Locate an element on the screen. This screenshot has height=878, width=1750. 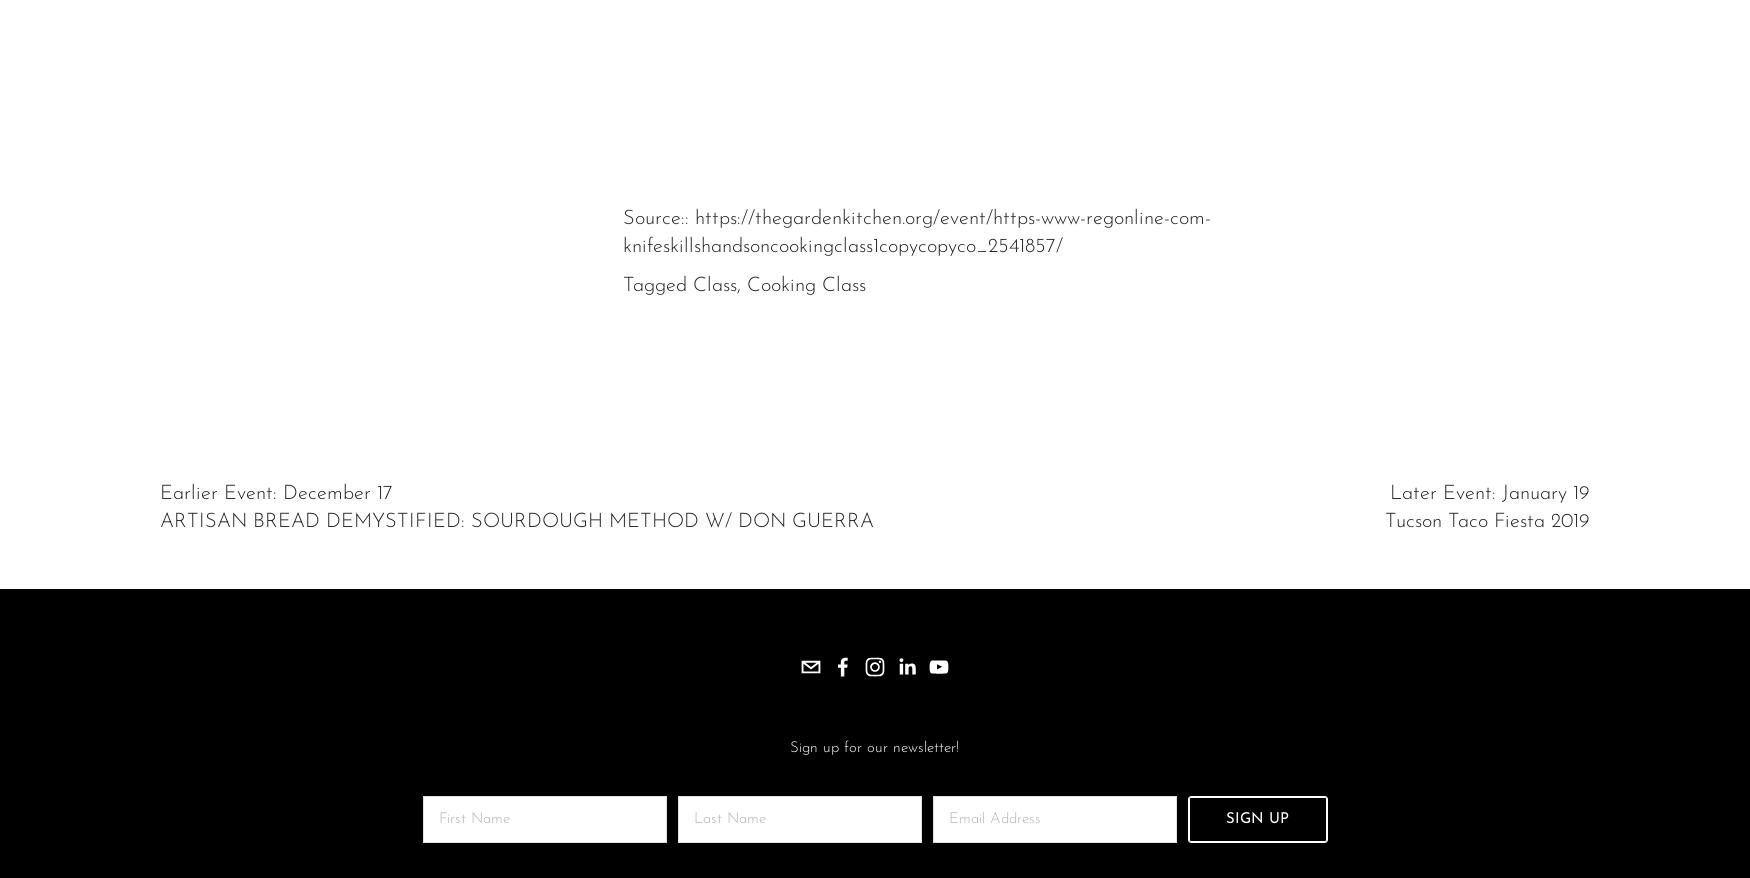
'ARTISAN BREAD DEMYSTIFIED: SOURDOUGH METHOD W/ DON GUERRA' is located at coordinates (515, 521).